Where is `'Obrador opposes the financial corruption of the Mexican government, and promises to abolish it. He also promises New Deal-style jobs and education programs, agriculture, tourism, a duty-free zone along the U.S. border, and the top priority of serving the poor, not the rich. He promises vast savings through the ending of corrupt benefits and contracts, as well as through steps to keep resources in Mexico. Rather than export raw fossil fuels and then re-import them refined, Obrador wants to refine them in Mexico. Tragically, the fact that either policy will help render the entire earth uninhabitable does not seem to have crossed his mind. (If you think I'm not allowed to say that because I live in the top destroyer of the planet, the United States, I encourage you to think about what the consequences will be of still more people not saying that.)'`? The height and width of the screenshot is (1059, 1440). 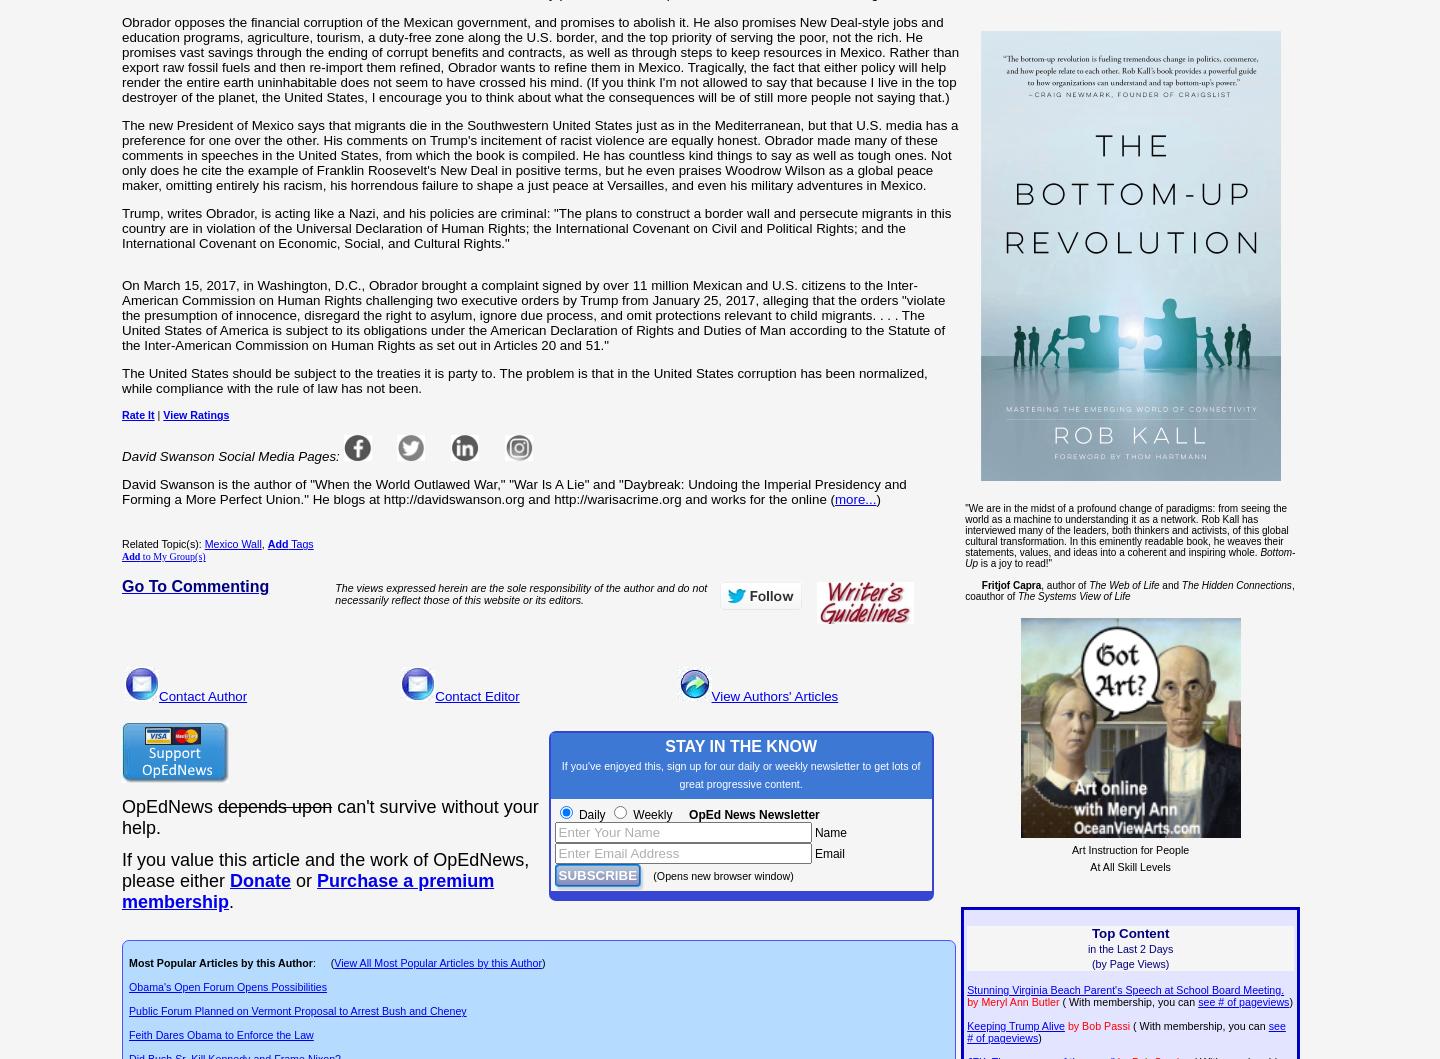
'Obrador opposes the financial corruption of the Mexican government, and promises to abolish it. He also promises New Deal-style jobs and education programs, agriculture, tourism, a duty-free zone along the U.S. border, and the top priority of serving the poor, not the rich. He promises vast savings through the ending of corrupt benefits and contracts, as well as through steps to keep resources in Mexico. Rather than export raw fossil fuels and then re-import them refined, Obrador wants to refine them in Mexico. Tragically, the fact that either policy will help render the entire earth uninhabitable does not seem to have crossed his mind. (If you think I'm not allowed to say that because I live in the top destroyer of the planet, the United States, I encourage you to think about what the consequences will be of still more people not saying that.)' is located at coordinates (539, 58).